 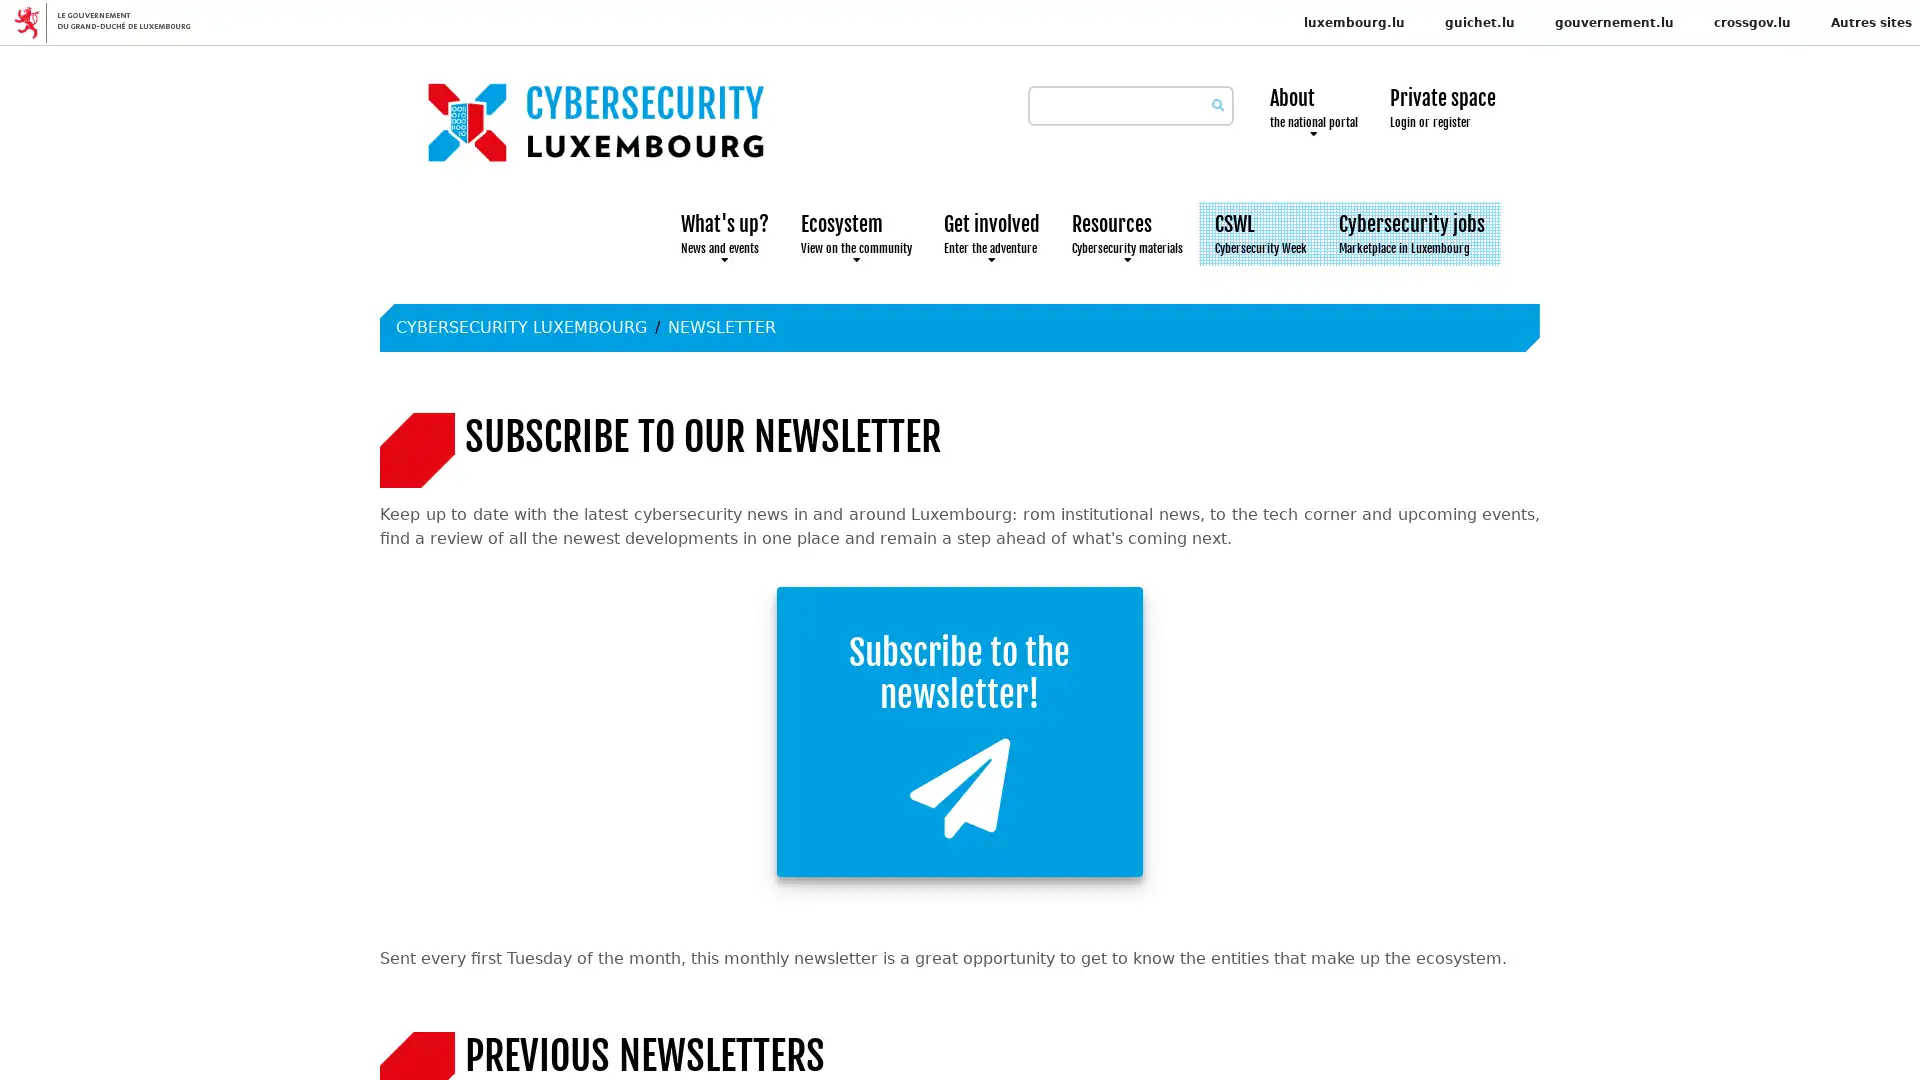 I want to click on CSWL Cybersecurity Week, so click(x=1260, y=233).